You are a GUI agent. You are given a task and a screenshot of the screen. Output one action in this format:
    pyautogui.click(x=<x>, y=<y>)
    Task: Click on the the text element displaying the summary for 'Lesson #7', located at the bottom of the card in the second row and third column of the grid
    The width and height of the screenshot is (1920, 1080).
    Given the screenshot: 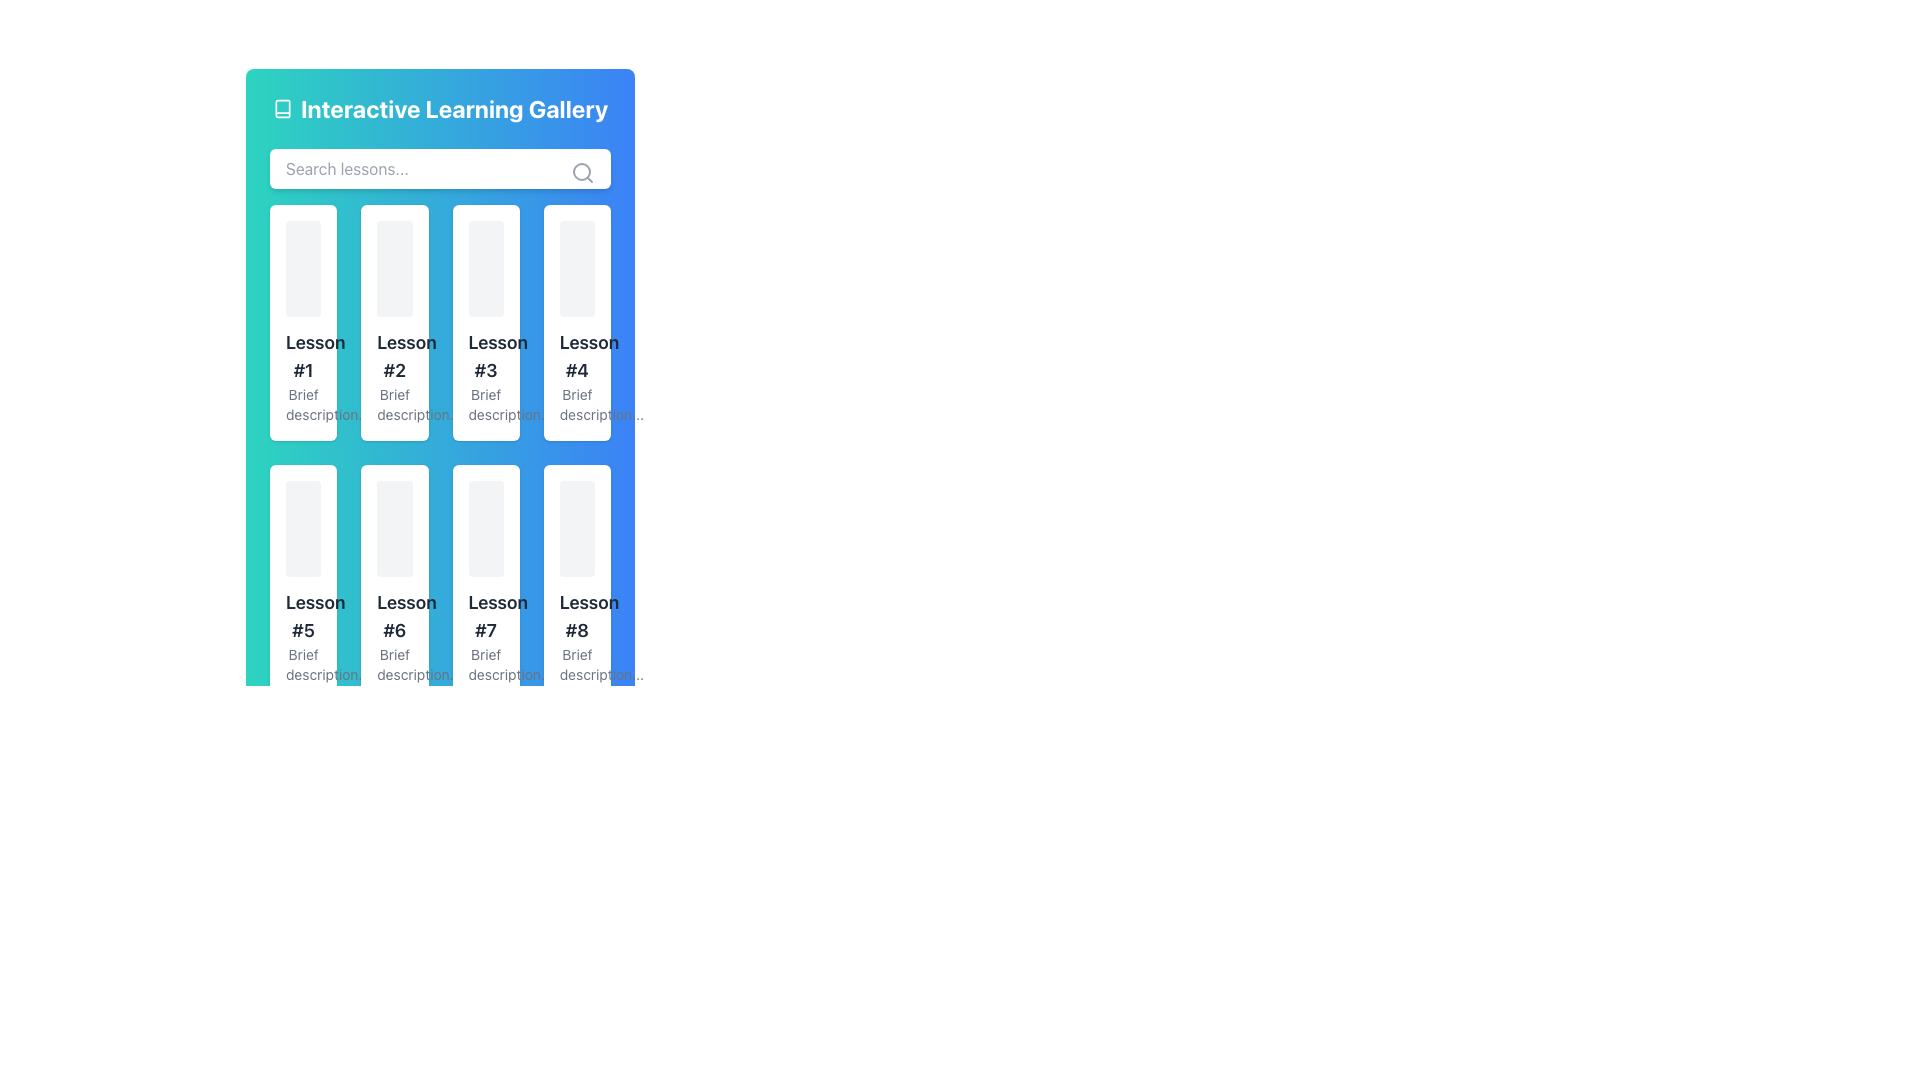 What is the action you would take?
    pyautogui.click(x=486, y=664)
    